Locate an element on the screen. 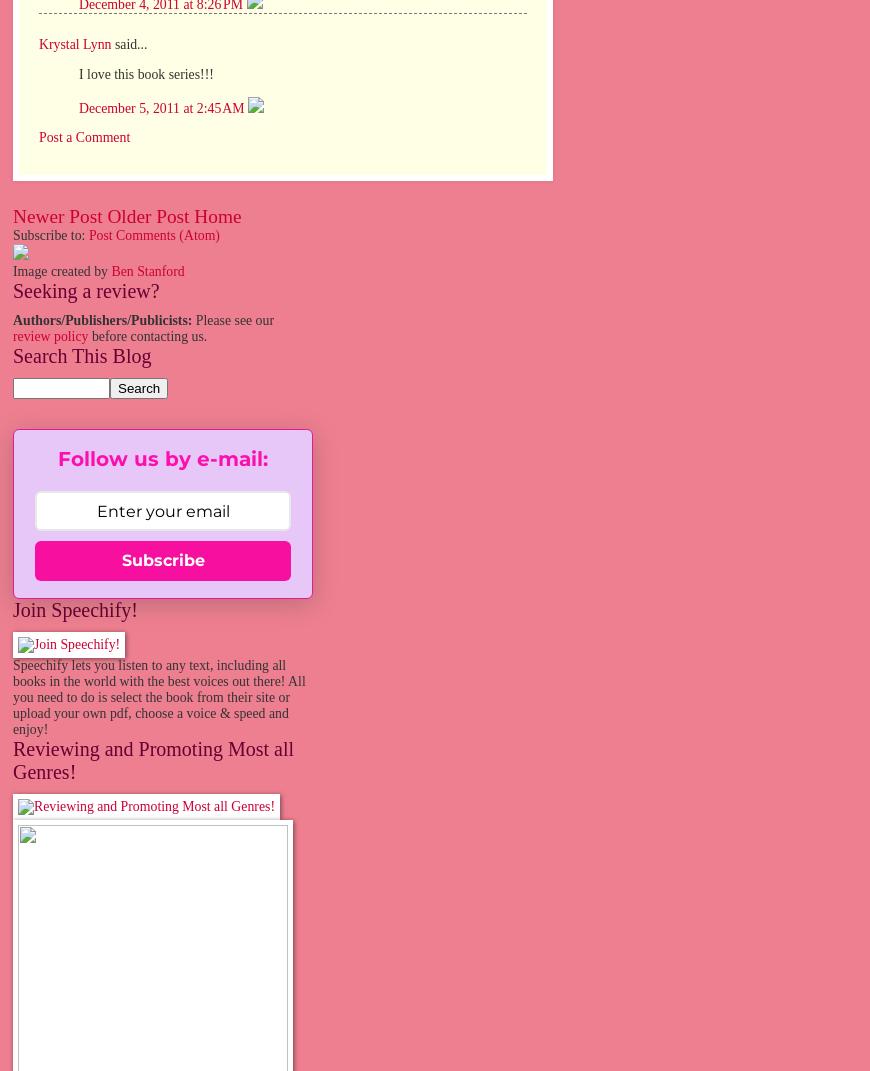 The width and height of the screenshot is (870, 1071). 'Join Speechify!' is located at coordinates (11, 610).